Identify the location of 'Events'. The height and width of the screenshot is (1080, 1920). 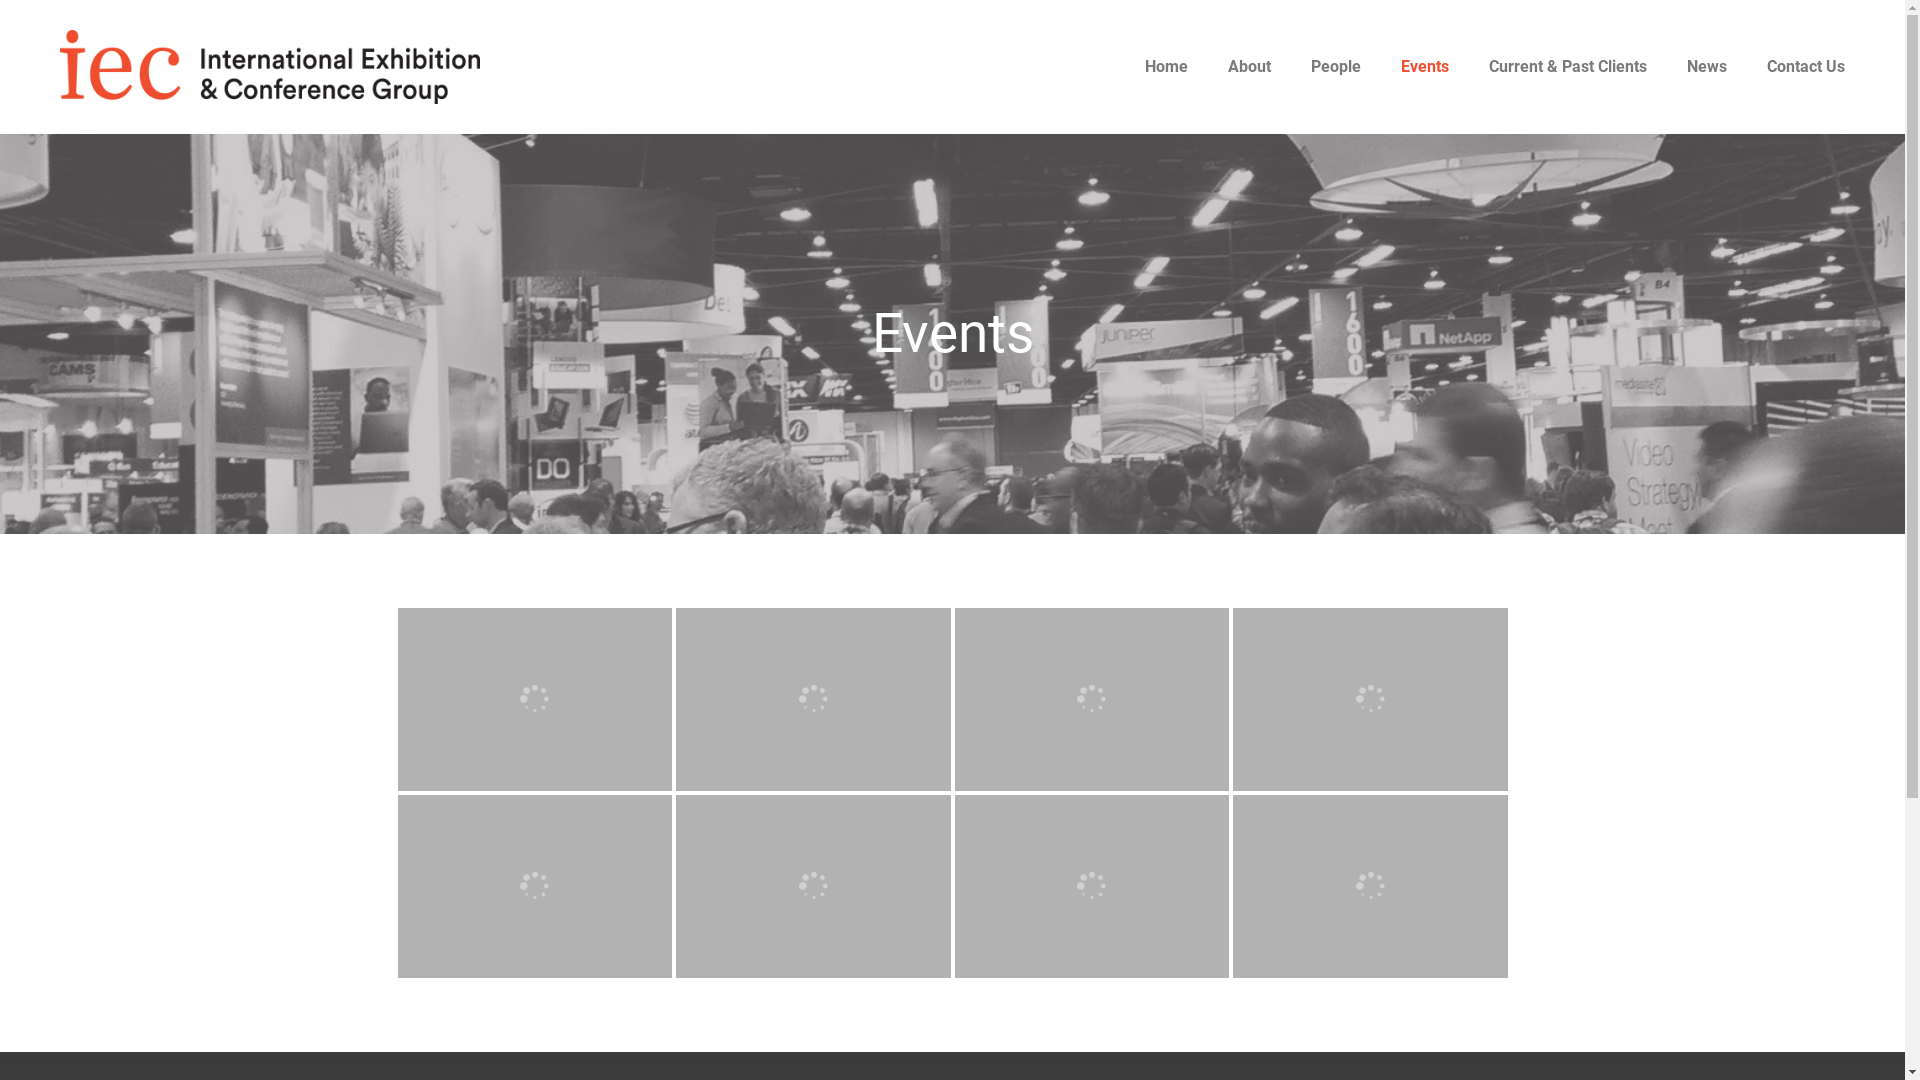
(1424, 65).